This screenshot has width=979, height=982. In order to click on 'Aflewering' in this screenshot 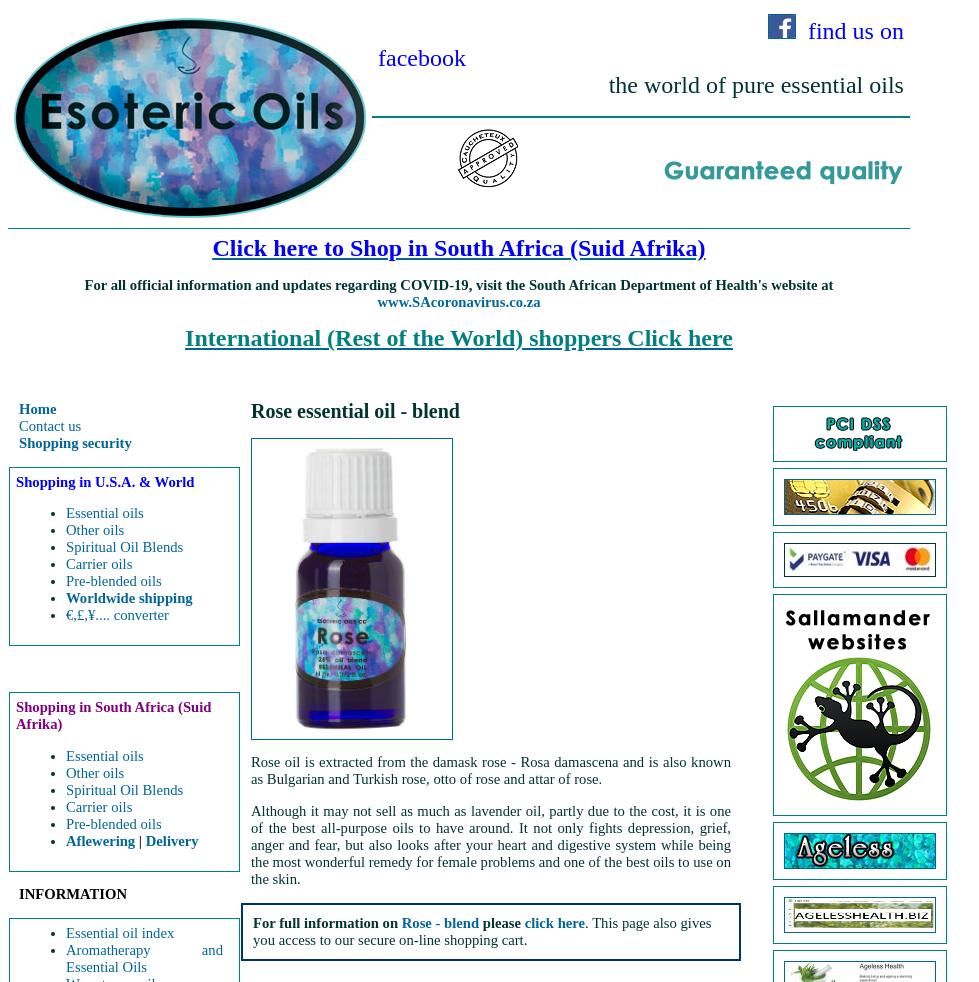, I will do `click(100, 840)`.